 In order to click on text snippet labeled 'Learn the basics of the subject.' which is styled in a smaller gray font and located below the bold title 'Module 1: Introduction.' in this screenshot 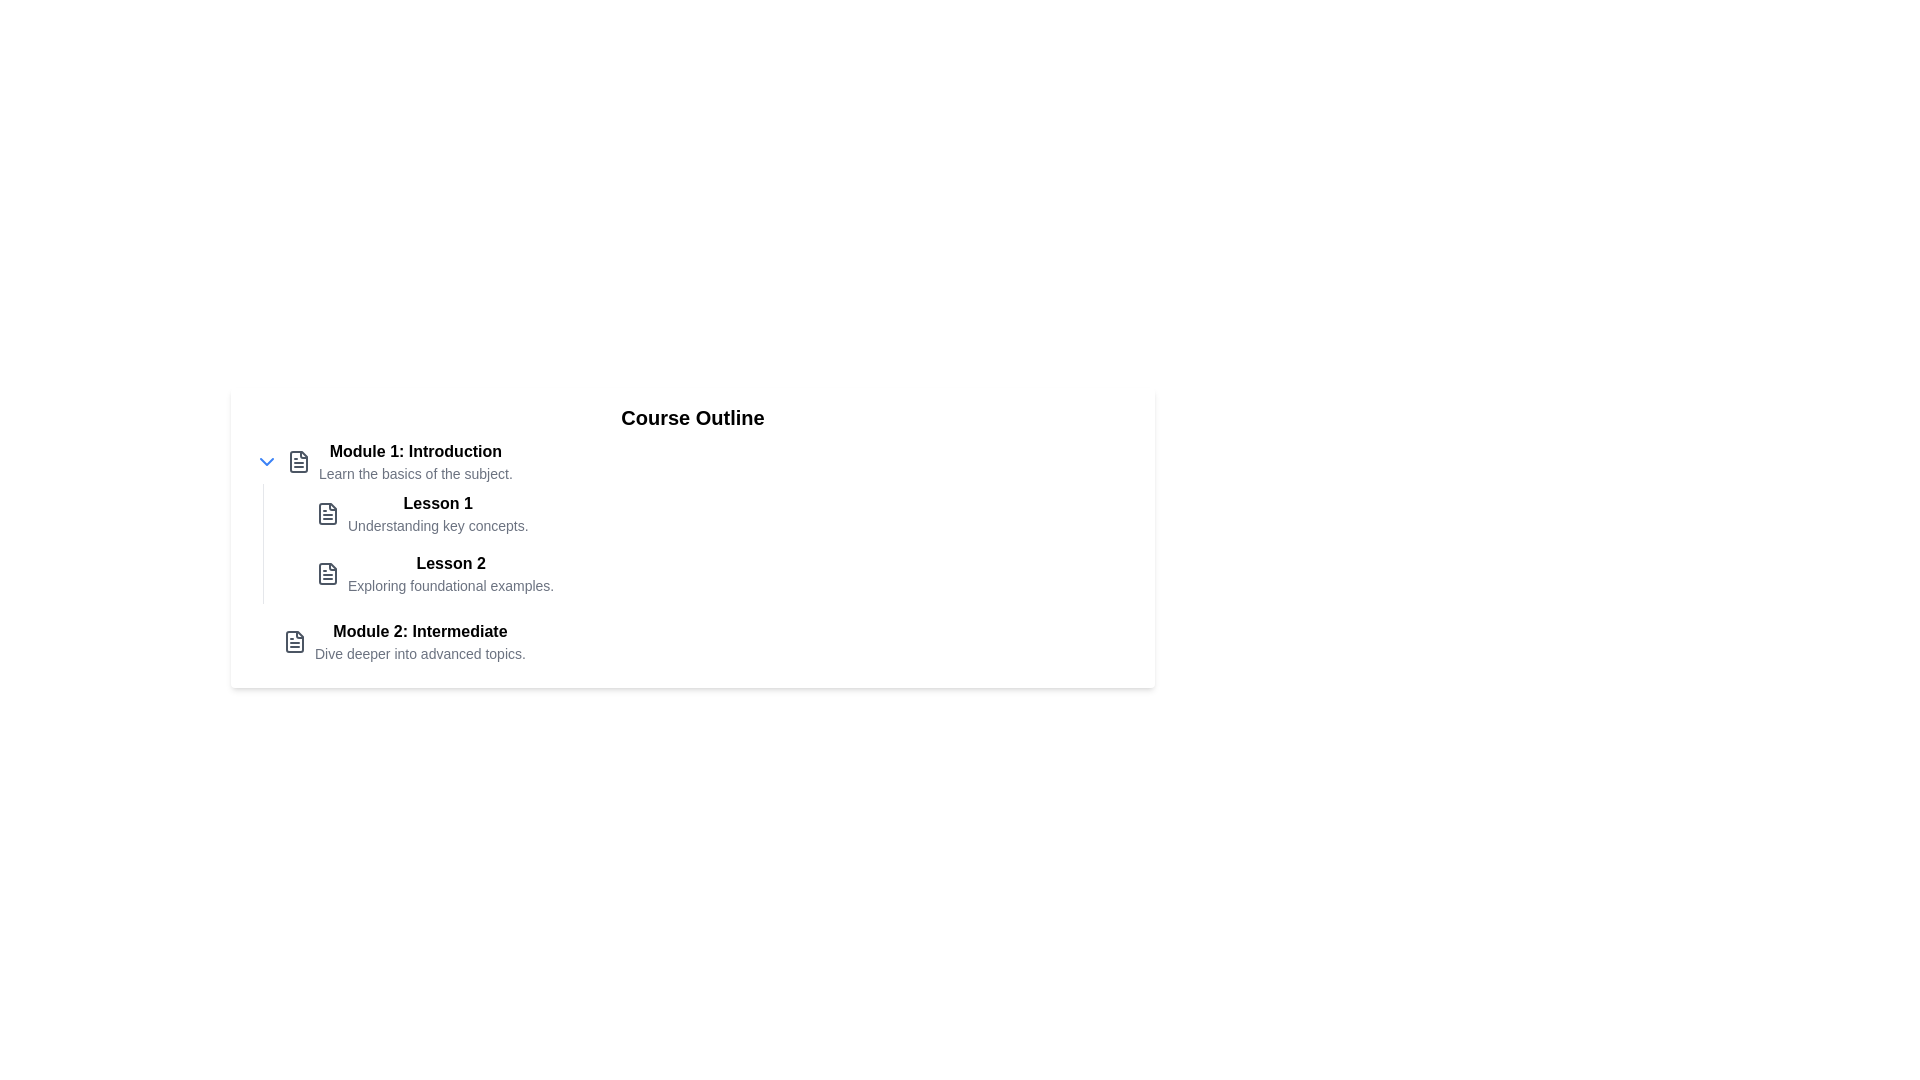, I will do `click(414, 474)`.